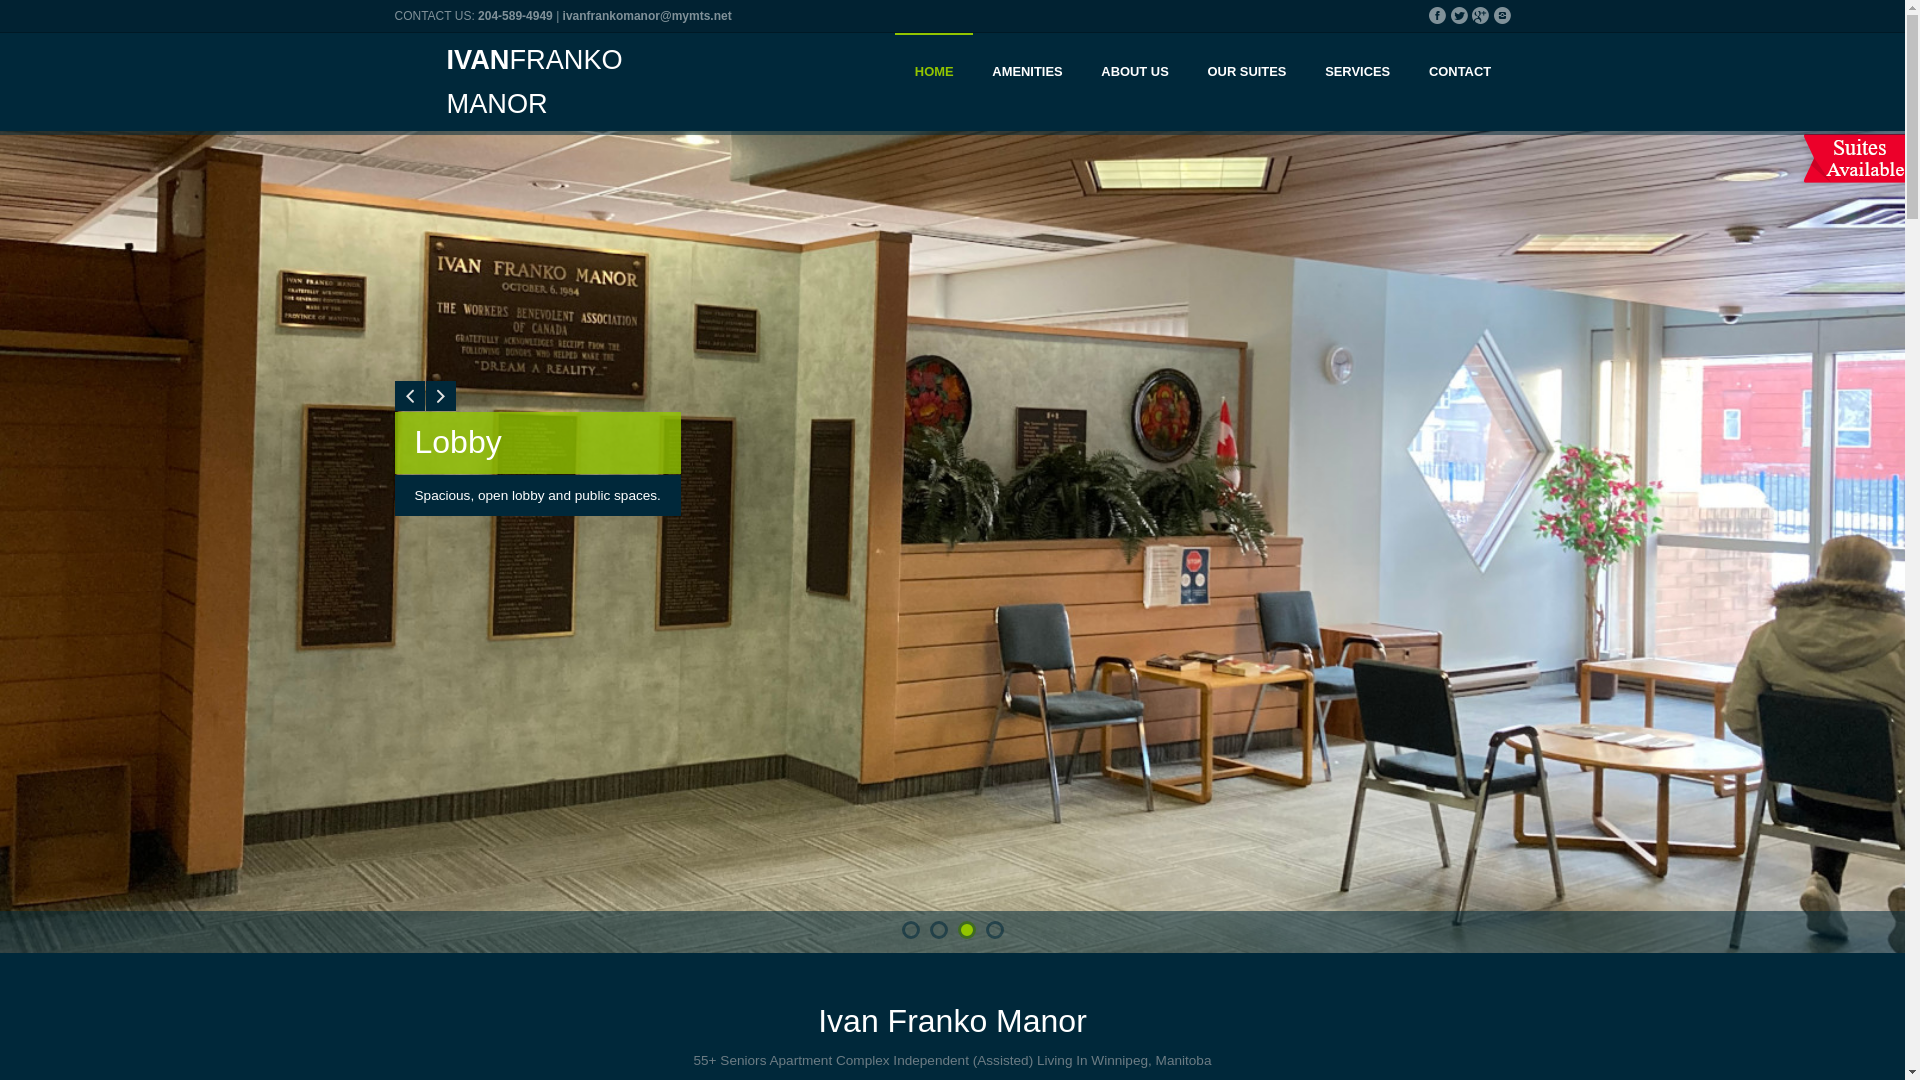  I want to click on 'ABOUT US', so click(1134, 72).